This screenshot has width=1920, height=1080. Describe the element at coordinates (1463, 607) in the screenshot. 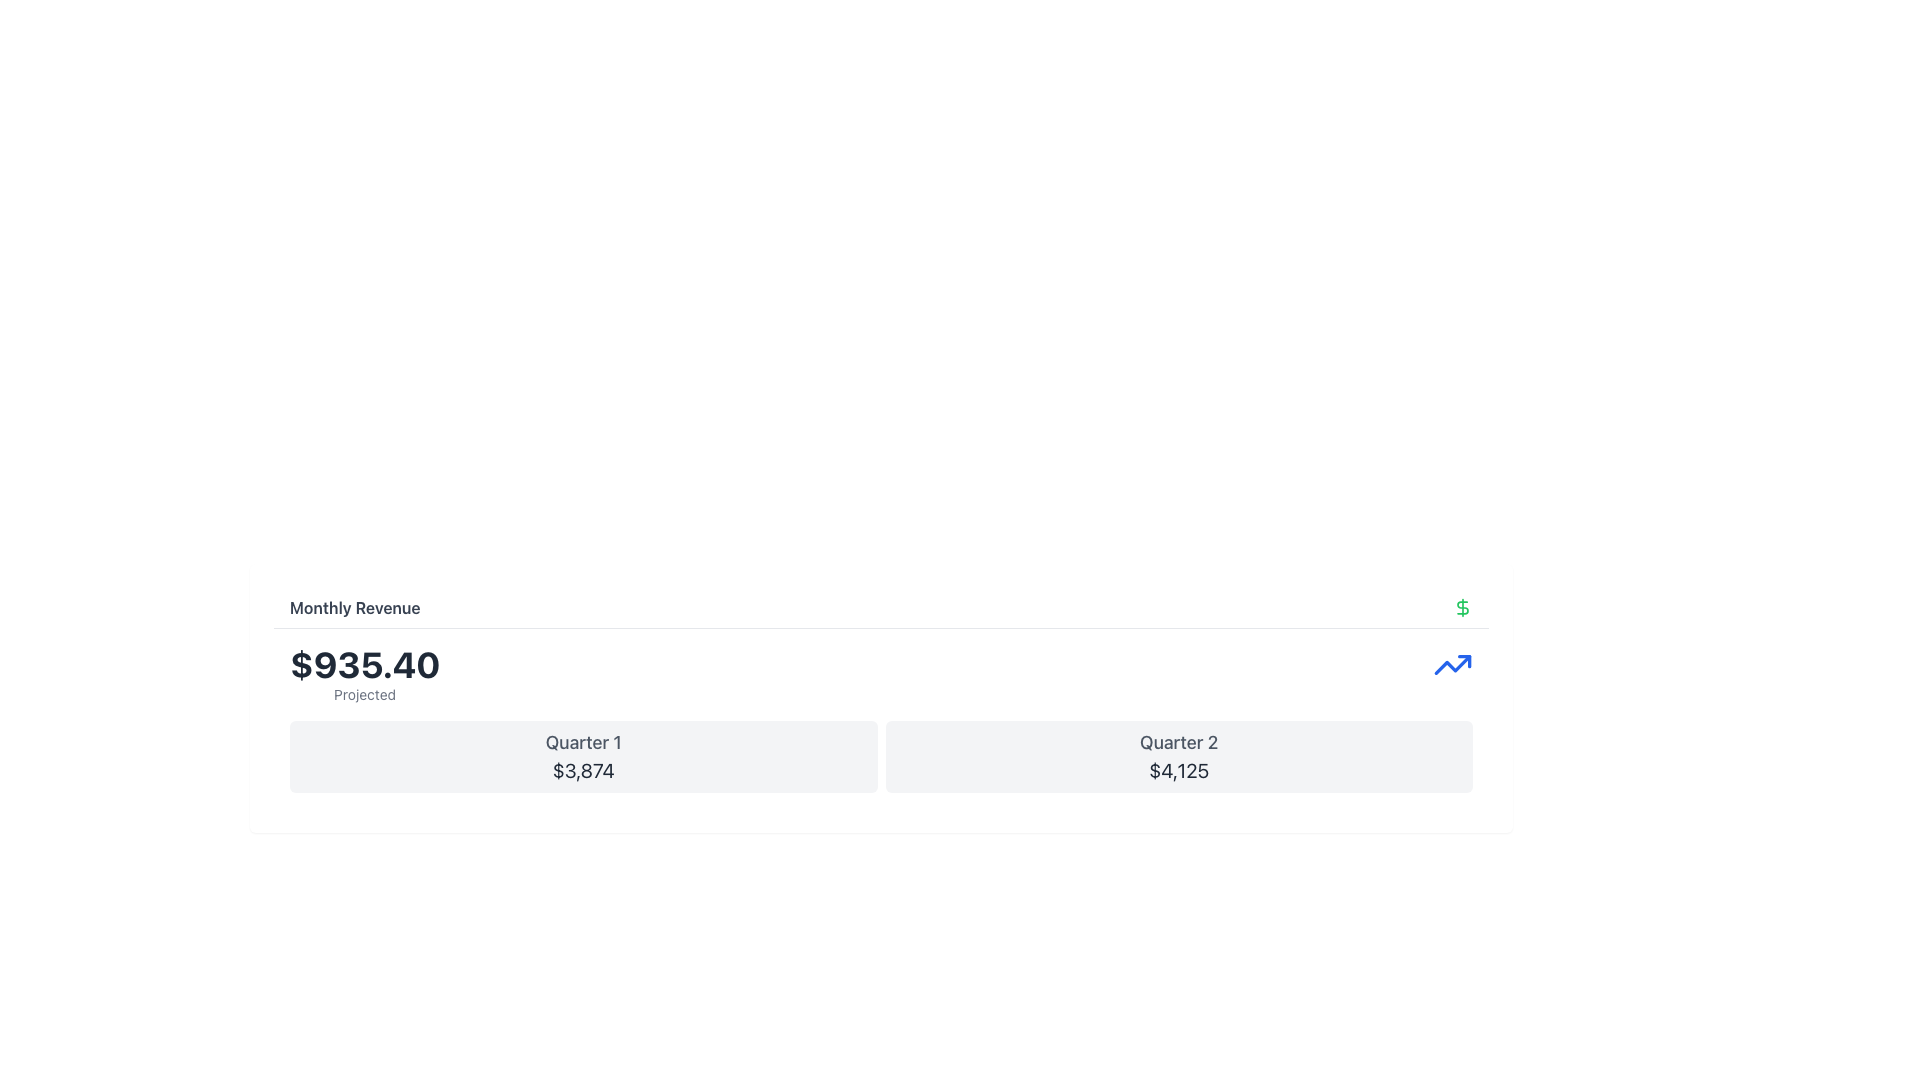

I see `the revenue indicator icon located in the top-right corner of the 'Monthly Revenue' section` at that location.